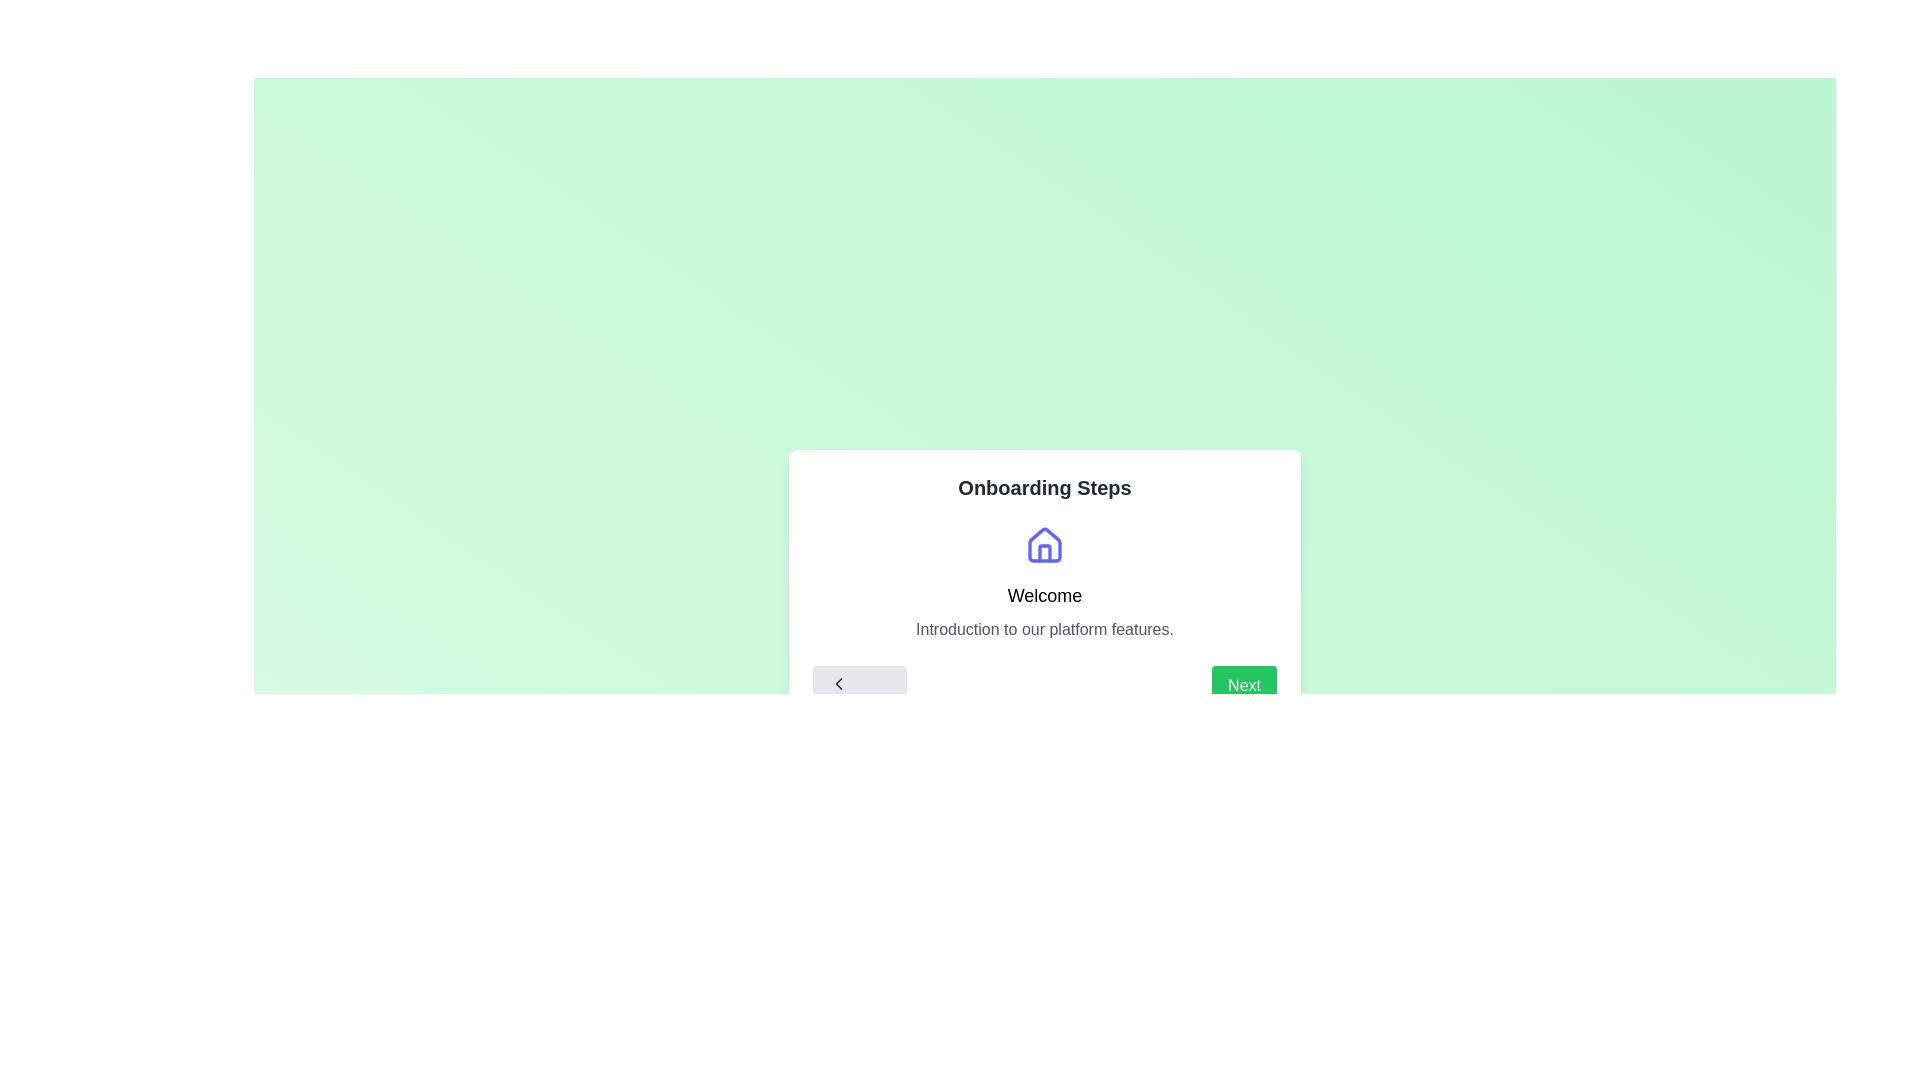 Image resolution: width=1920 pixels, height=1080 pixels. I want to click on the first indicator dot in the multi-step onboarding process, located at the bottom center of the modal dialog, so click(1014, 756).